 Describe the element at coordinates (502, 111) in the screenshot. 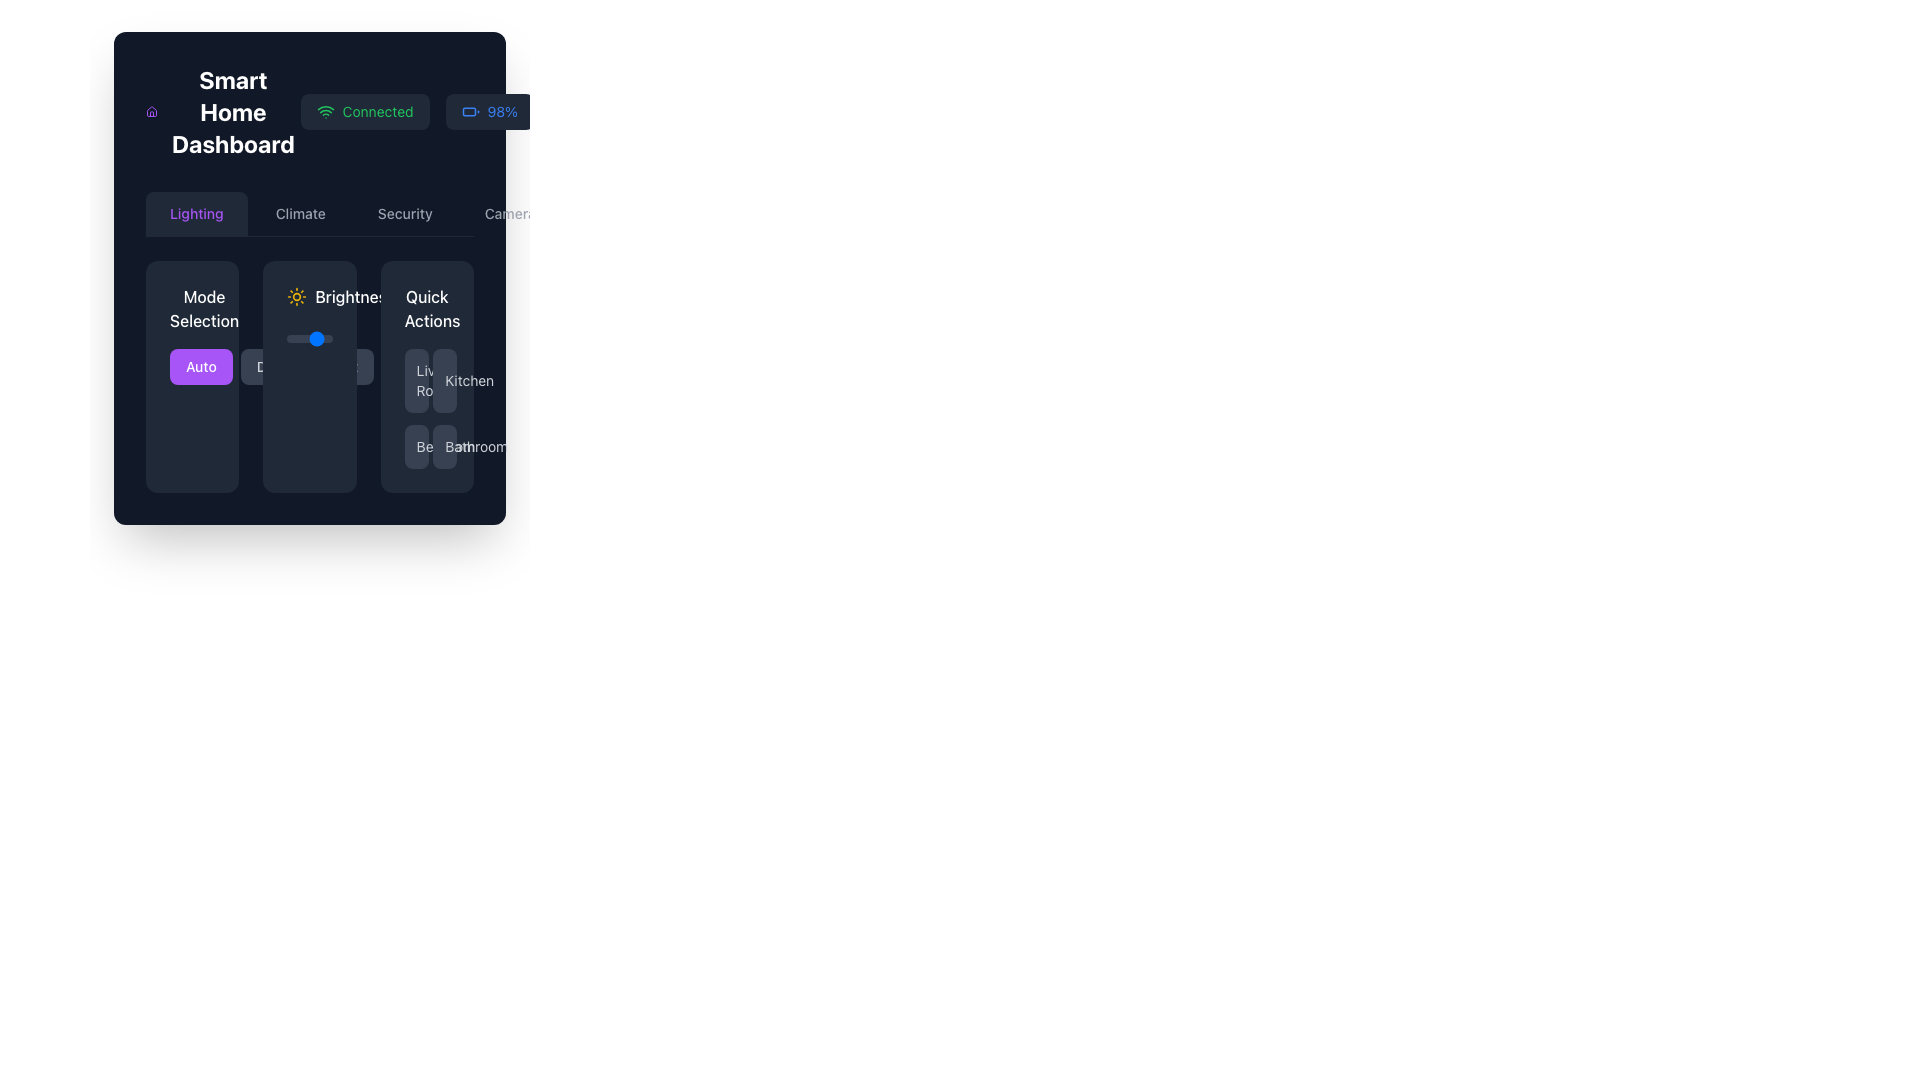

I see `the percentage value displayed in the text label indicating the battery level on the Smart Home Dashboard, located near the top-right corner adjacent to the battery icon` at that location.